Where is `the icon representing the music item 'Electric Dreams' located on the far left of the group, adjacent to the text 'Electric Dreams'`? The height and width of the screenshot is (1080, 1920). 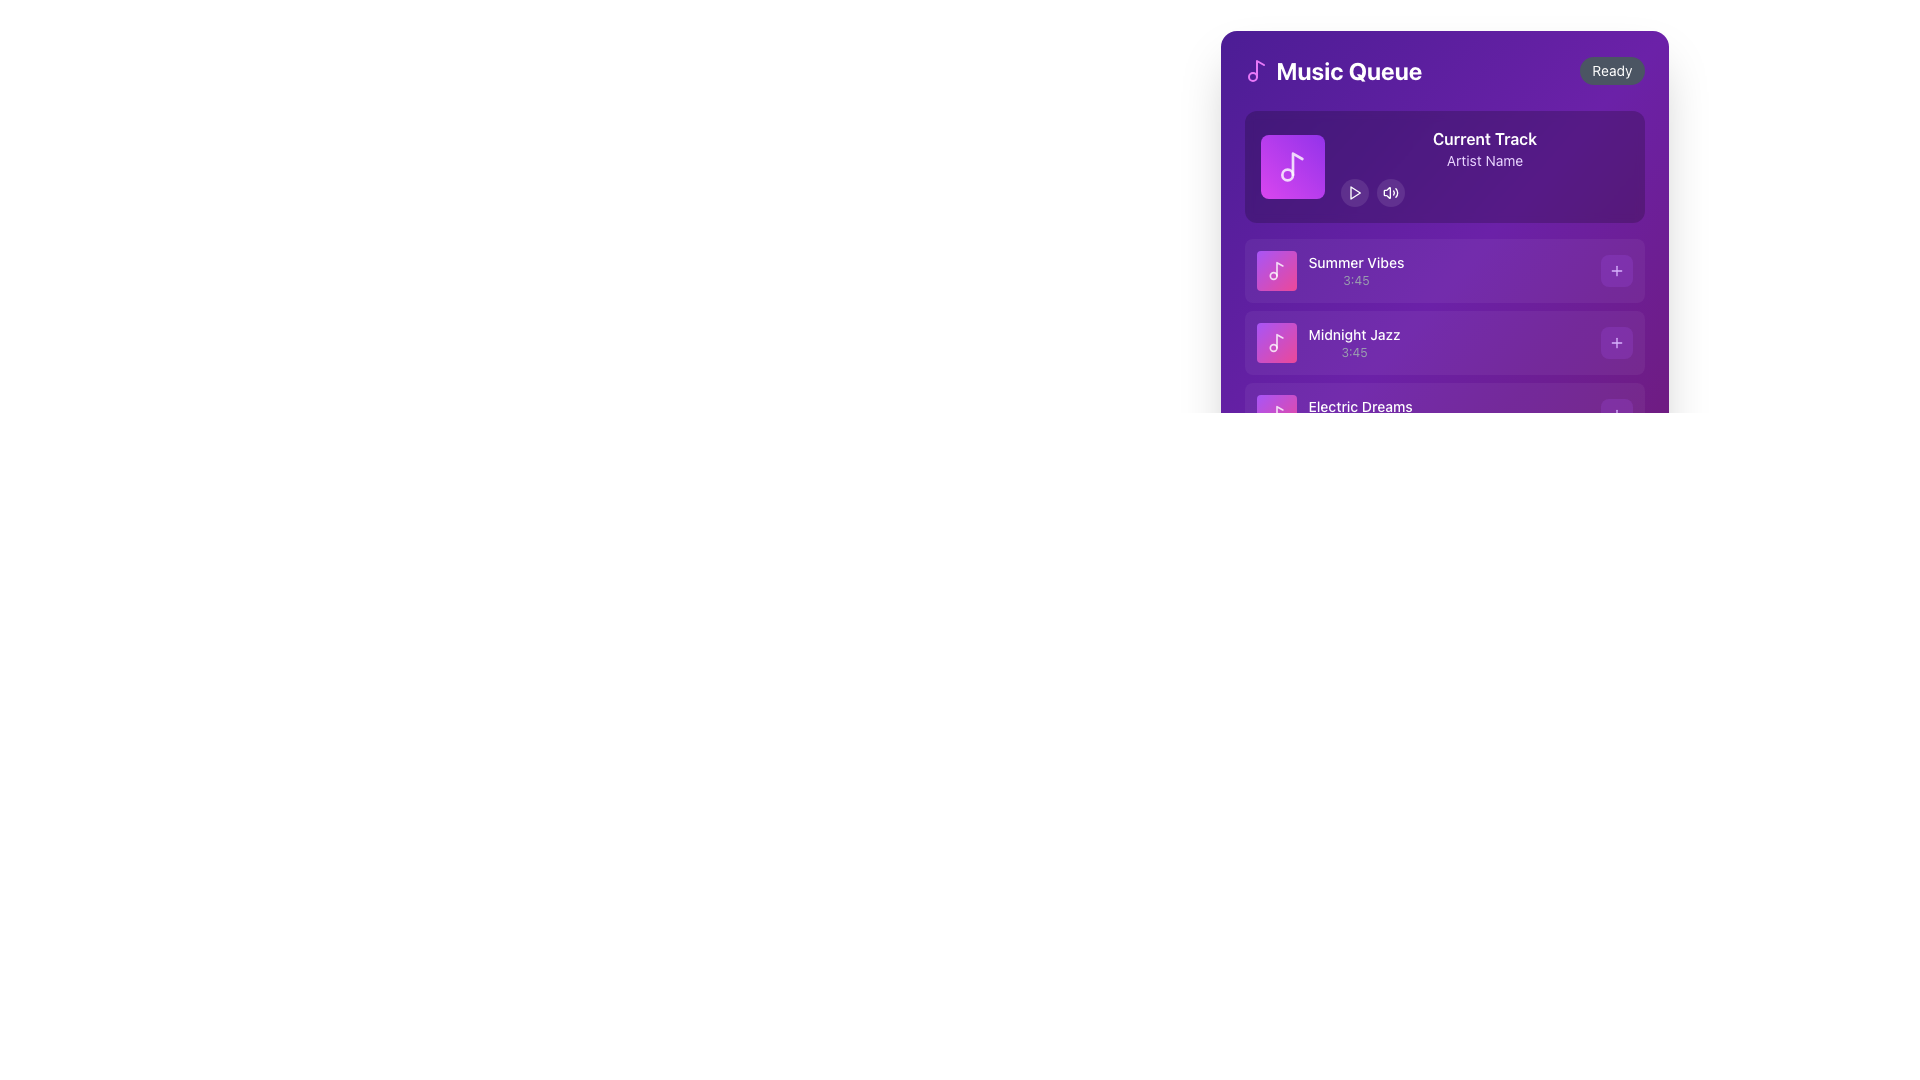 the icon representing the music item 'Electric Dreams' located on the far left of the group, adjacent to the text 'Electric Dreams' is located at coordinates (1275, 414).